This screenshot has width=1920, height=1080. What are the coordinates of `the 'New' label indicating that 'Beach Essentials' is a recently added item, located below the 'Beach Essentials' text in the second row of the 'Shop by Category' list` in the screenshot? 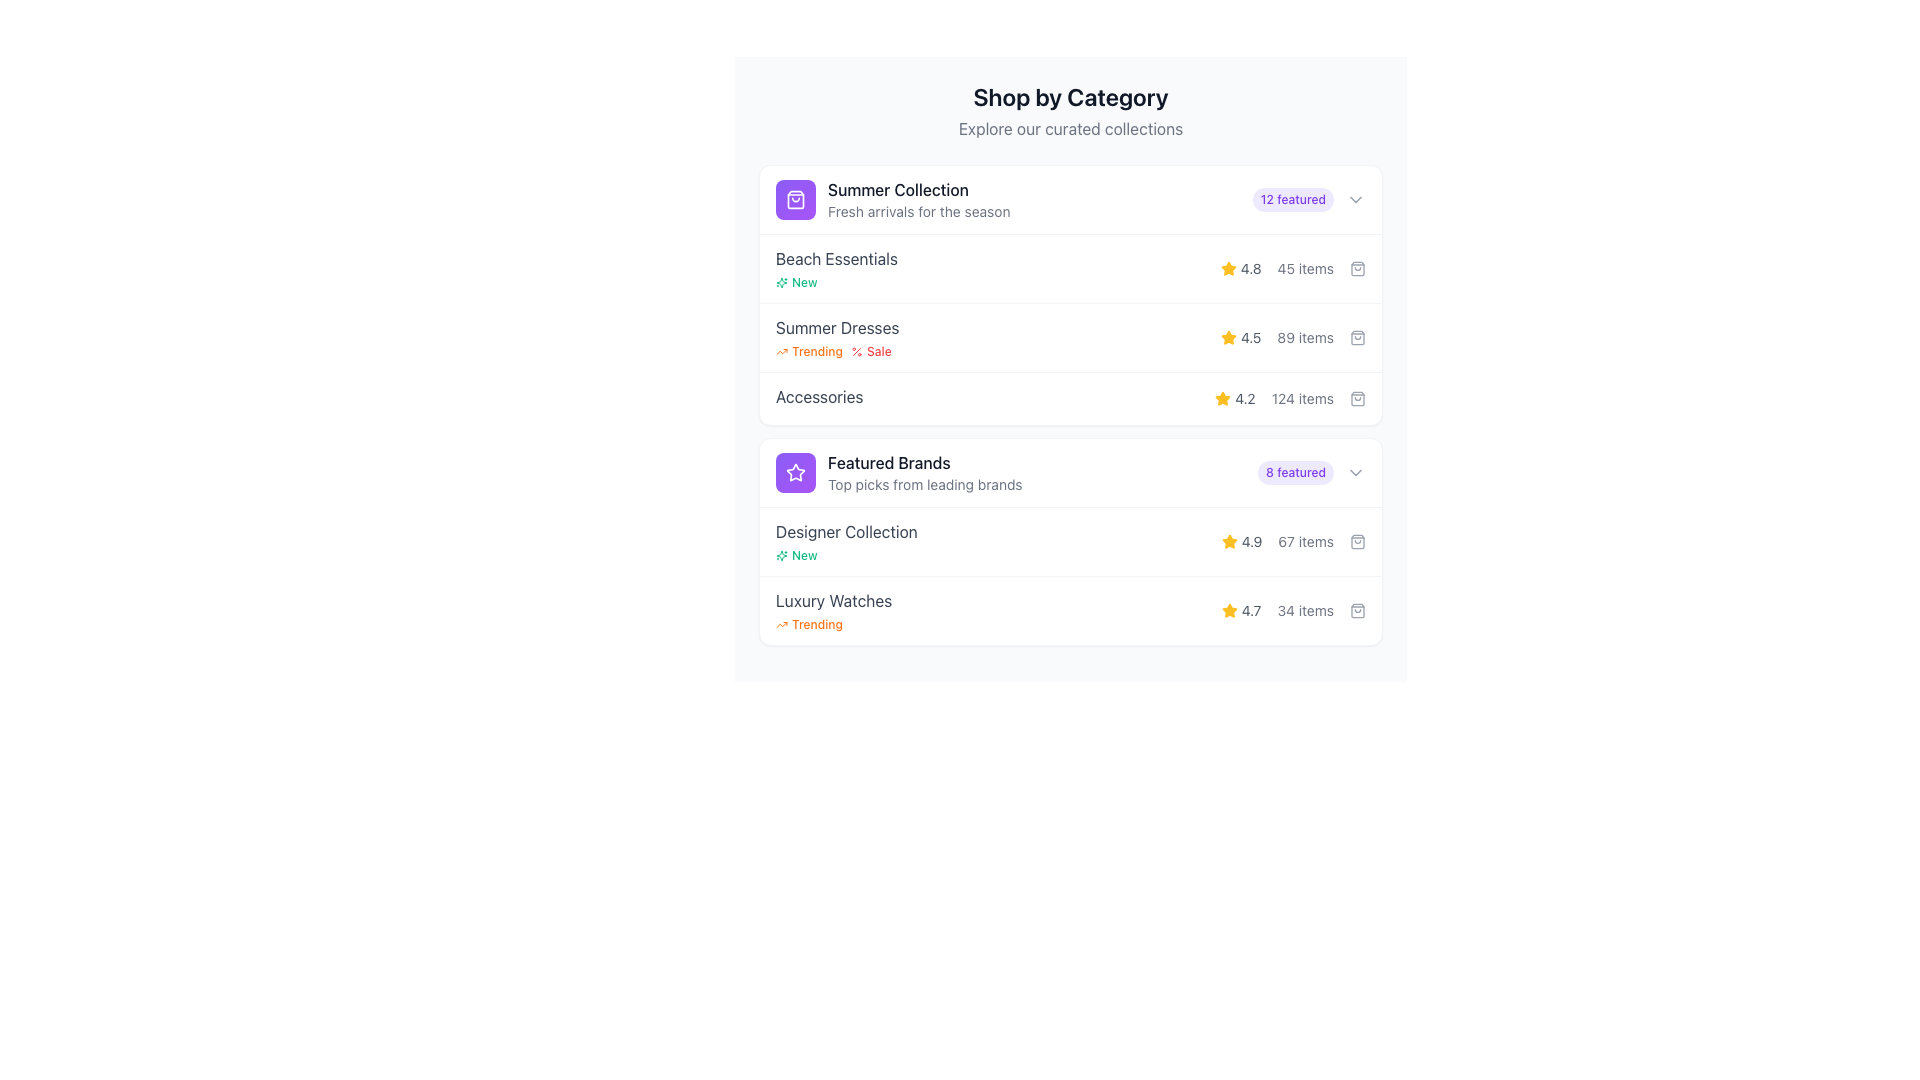 It's located at (795, 282).